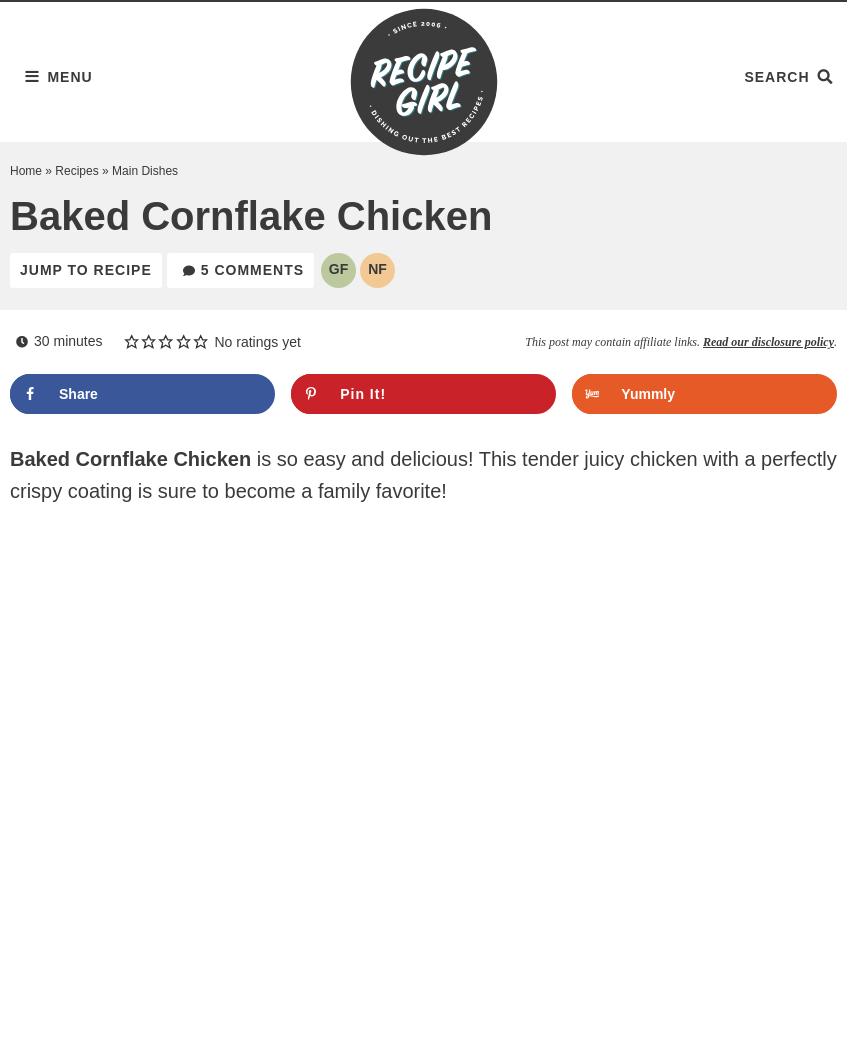 This screenshot has width=852, height=1042. What do you see at coordinates (776, 74) in the screenshot?
I see `'Search'` at bounding box center [776, 74].